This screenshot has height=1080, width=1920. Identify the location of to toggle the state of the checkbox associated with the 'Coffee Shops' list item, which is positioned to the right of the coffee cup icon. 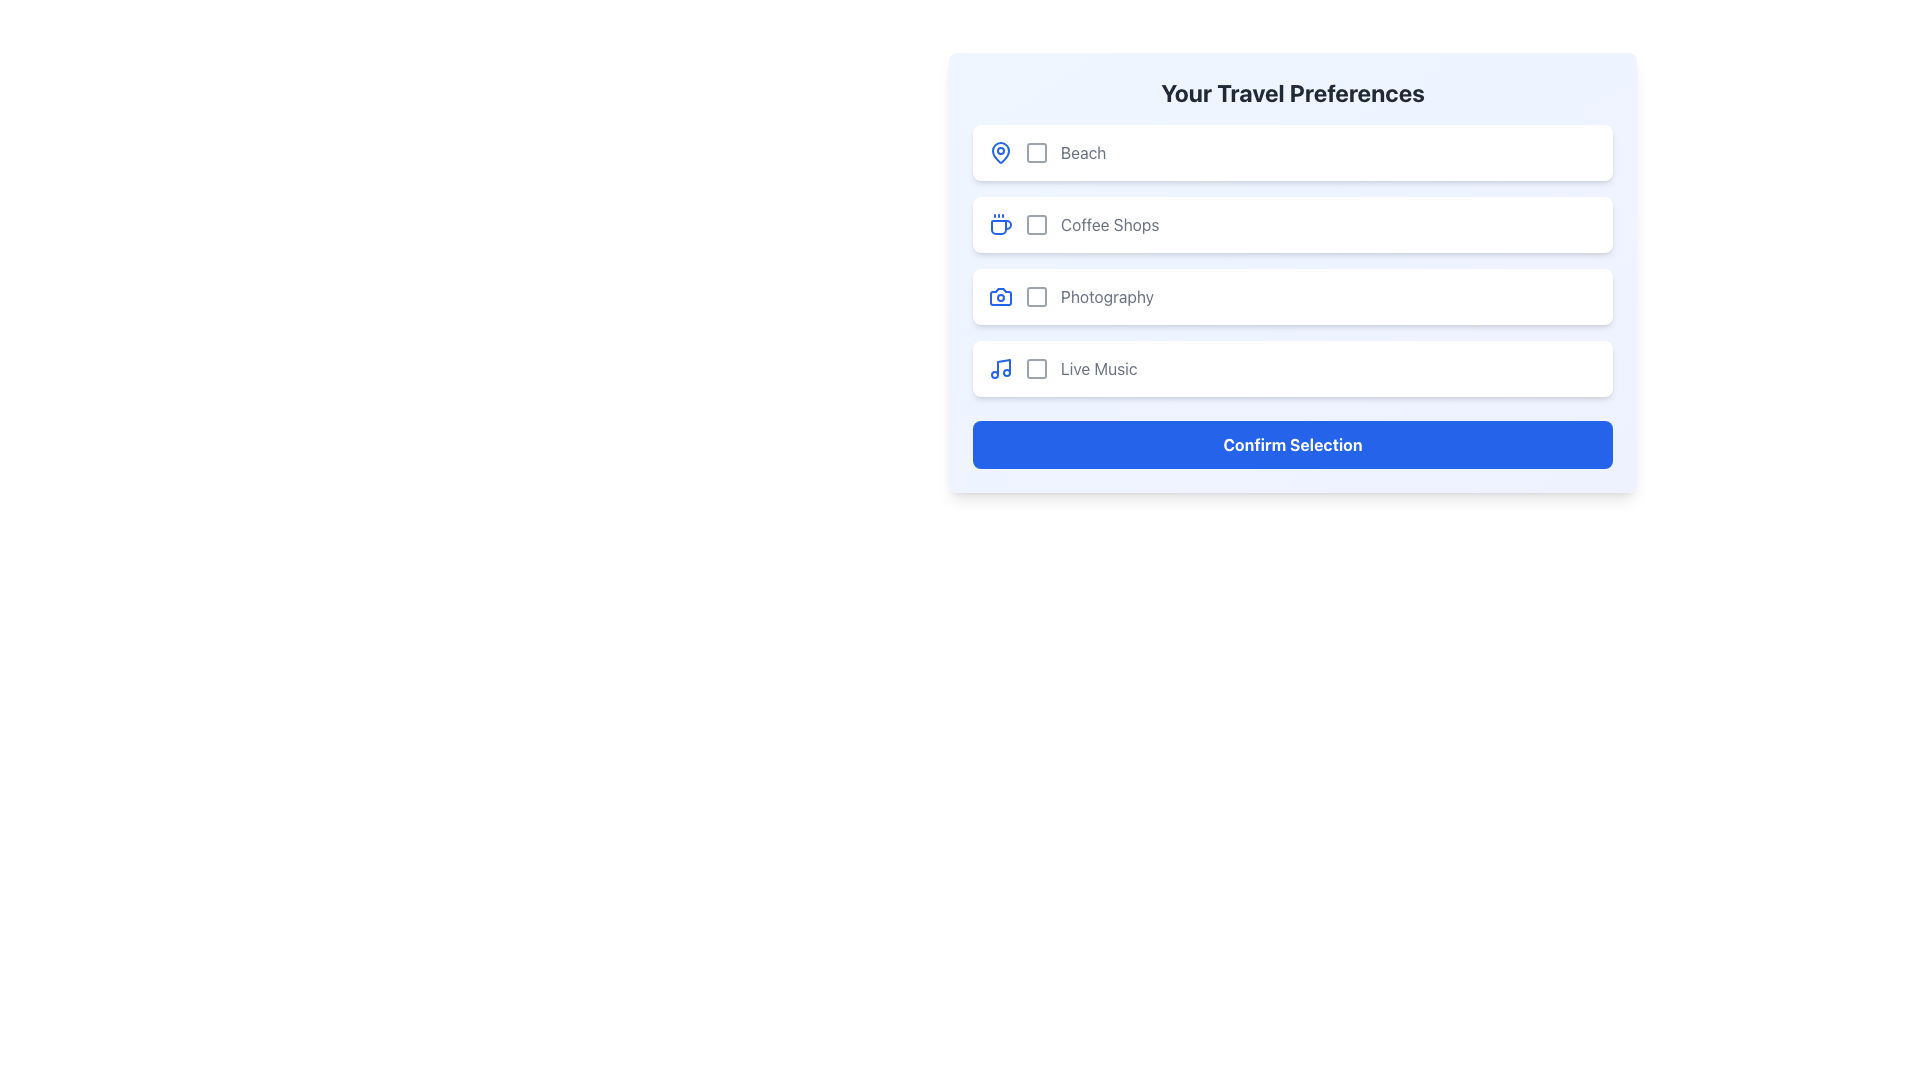
(1036, 224).